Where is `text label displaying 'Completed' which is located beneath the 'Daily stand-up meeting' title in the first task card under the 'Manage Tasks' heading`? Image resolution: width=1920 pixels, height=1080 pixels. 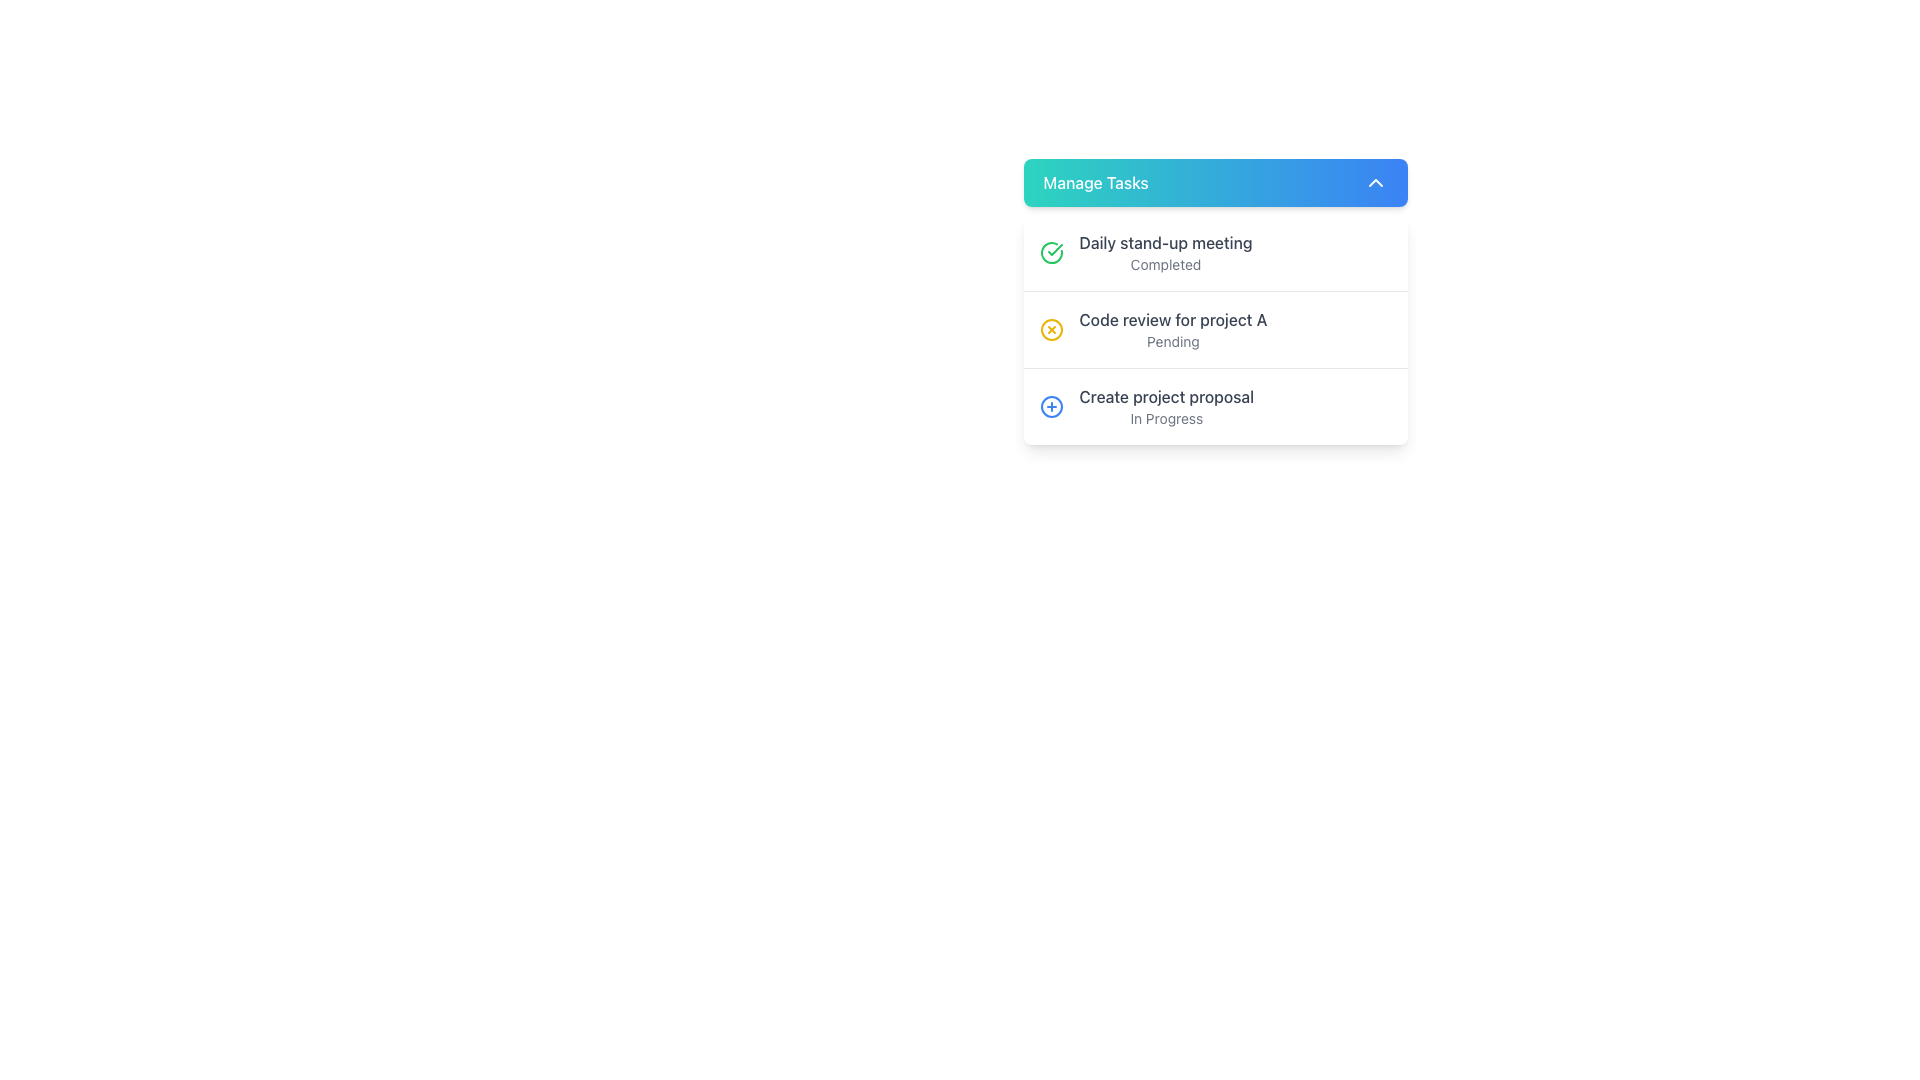 text label displaying 'Completed' which is located beneath the 'Daily stand-up meeting' title in the first task card under the 'Manage Tasks' heading is located at coordinates (1166, 264).